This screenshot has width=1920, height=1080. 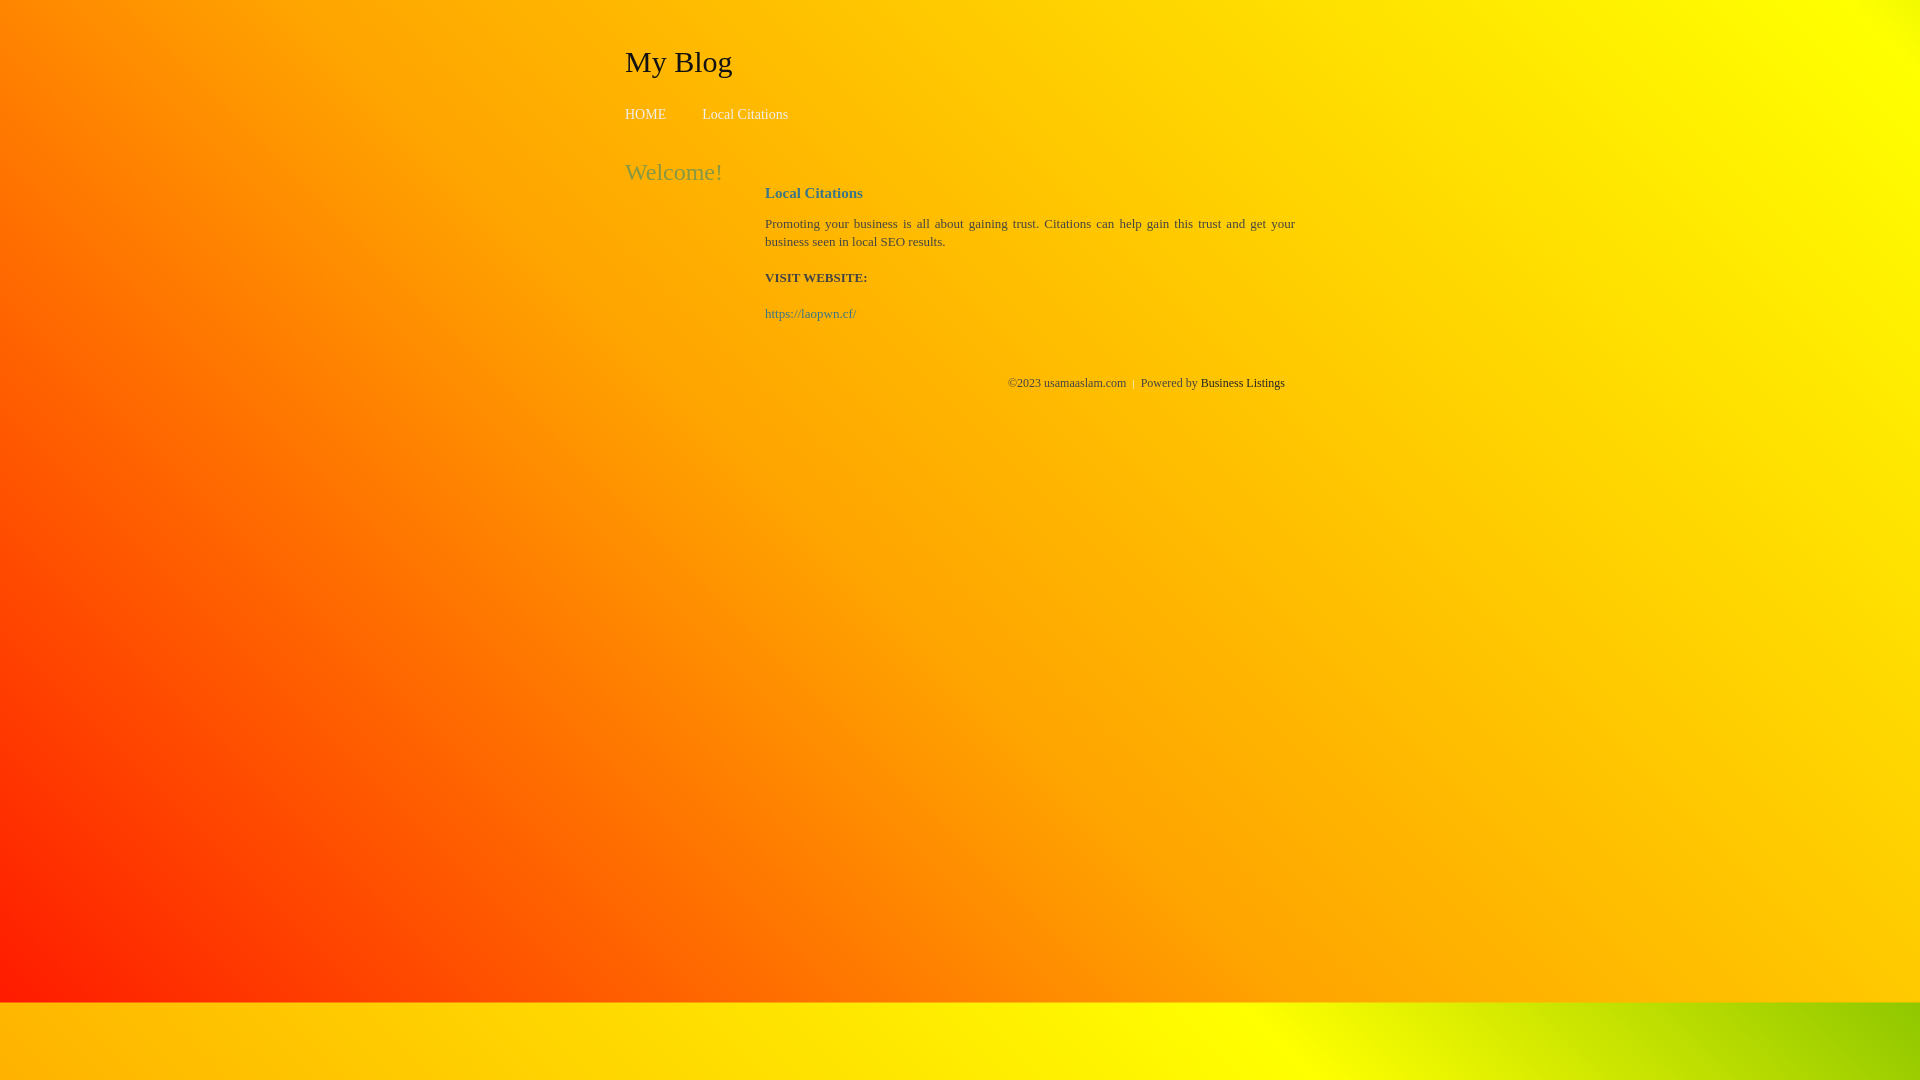 What do you see at coordinates (678, 60) in the screenshot?
I see `'My Blog'` at bounding box center [678, 60].